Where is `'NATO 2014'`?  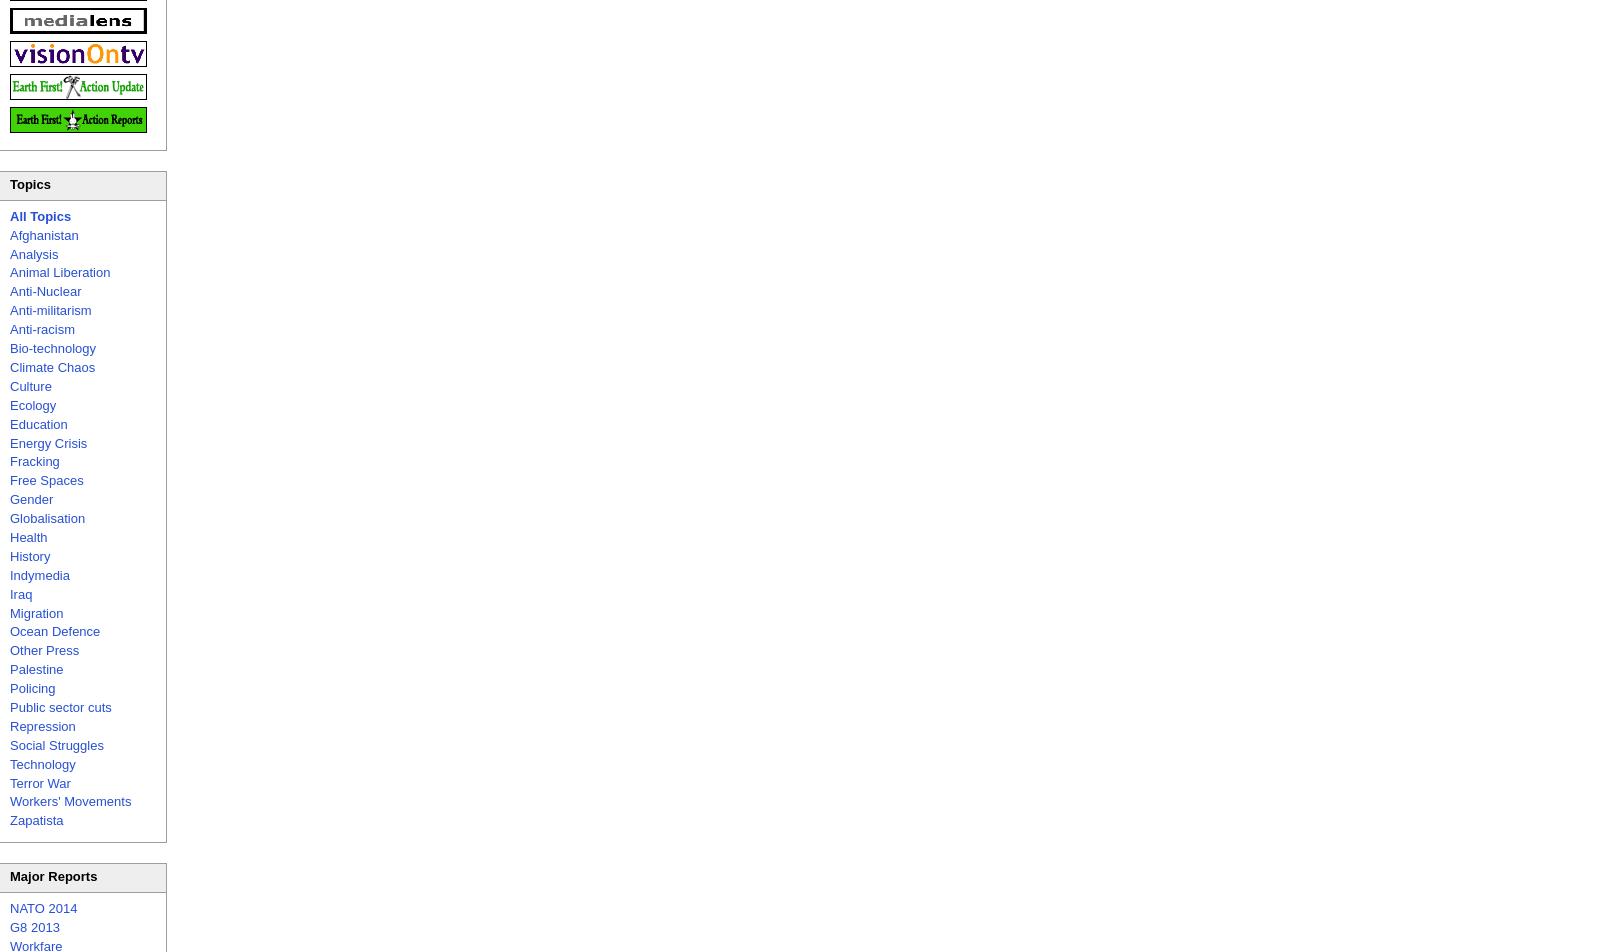
'NATO 2014' is located at coordinates (42, 908).